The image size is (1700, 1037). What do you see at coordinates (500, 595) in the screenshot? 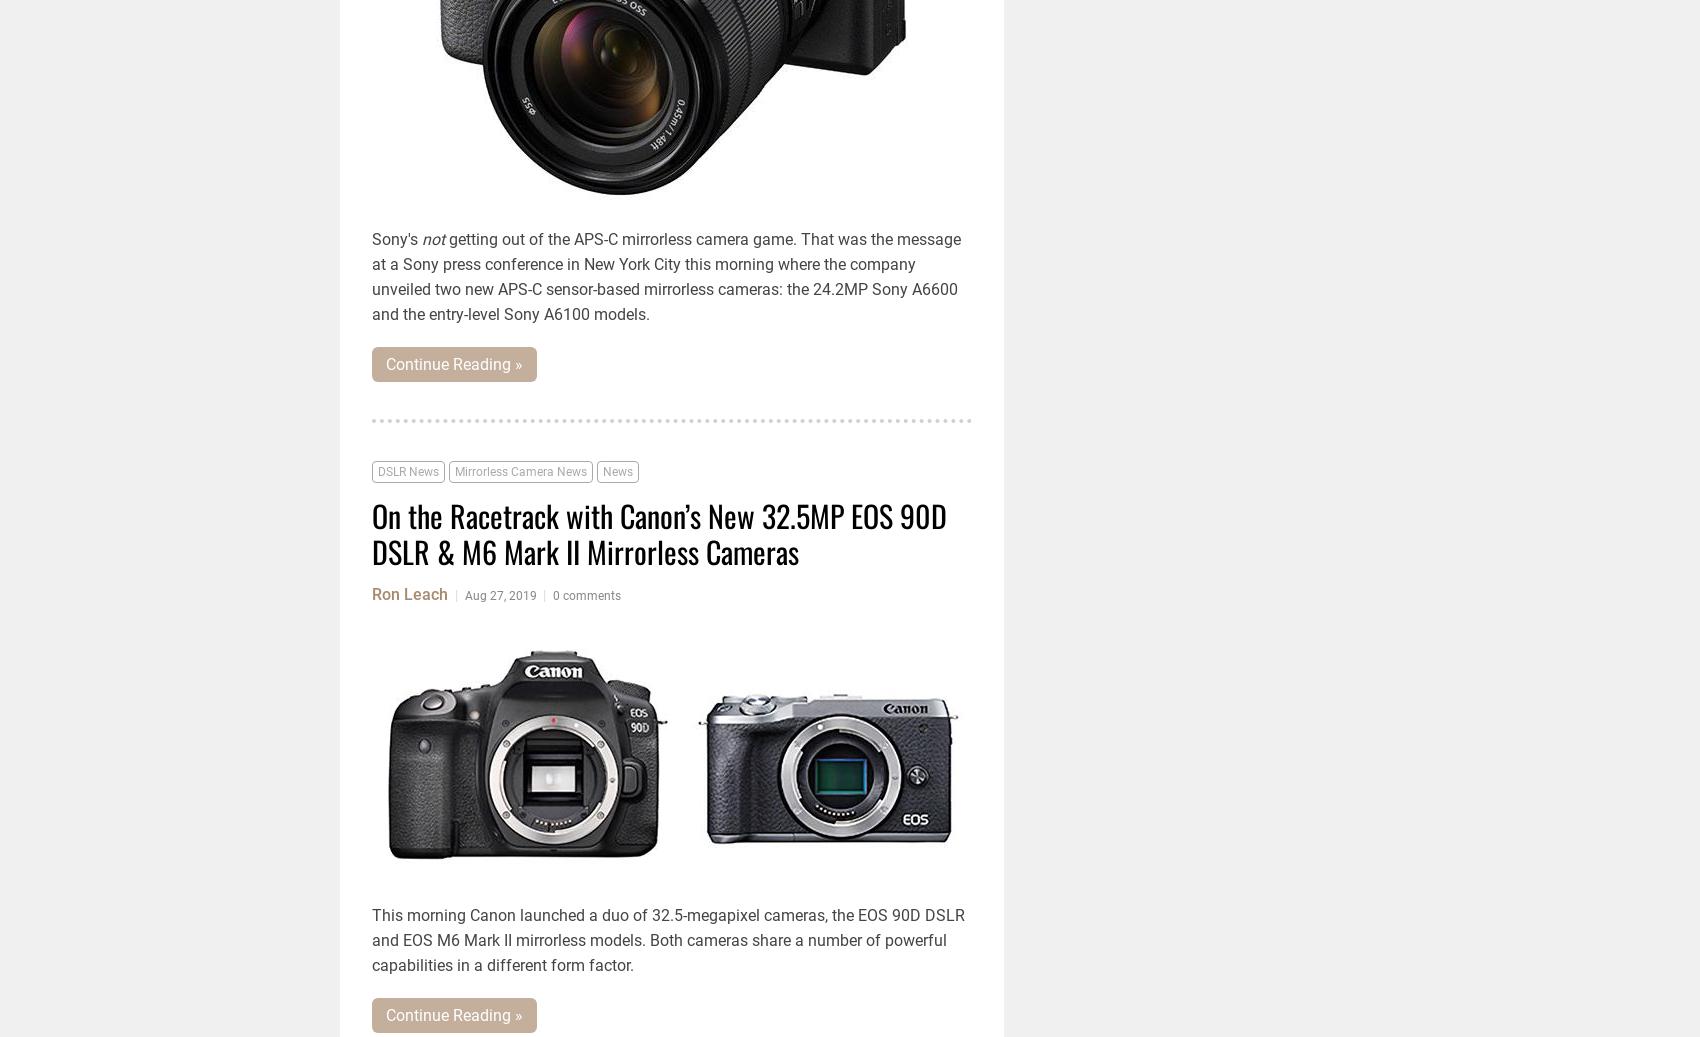
I see `'Aug 27, 2019'` at bounding box center [500, 595].